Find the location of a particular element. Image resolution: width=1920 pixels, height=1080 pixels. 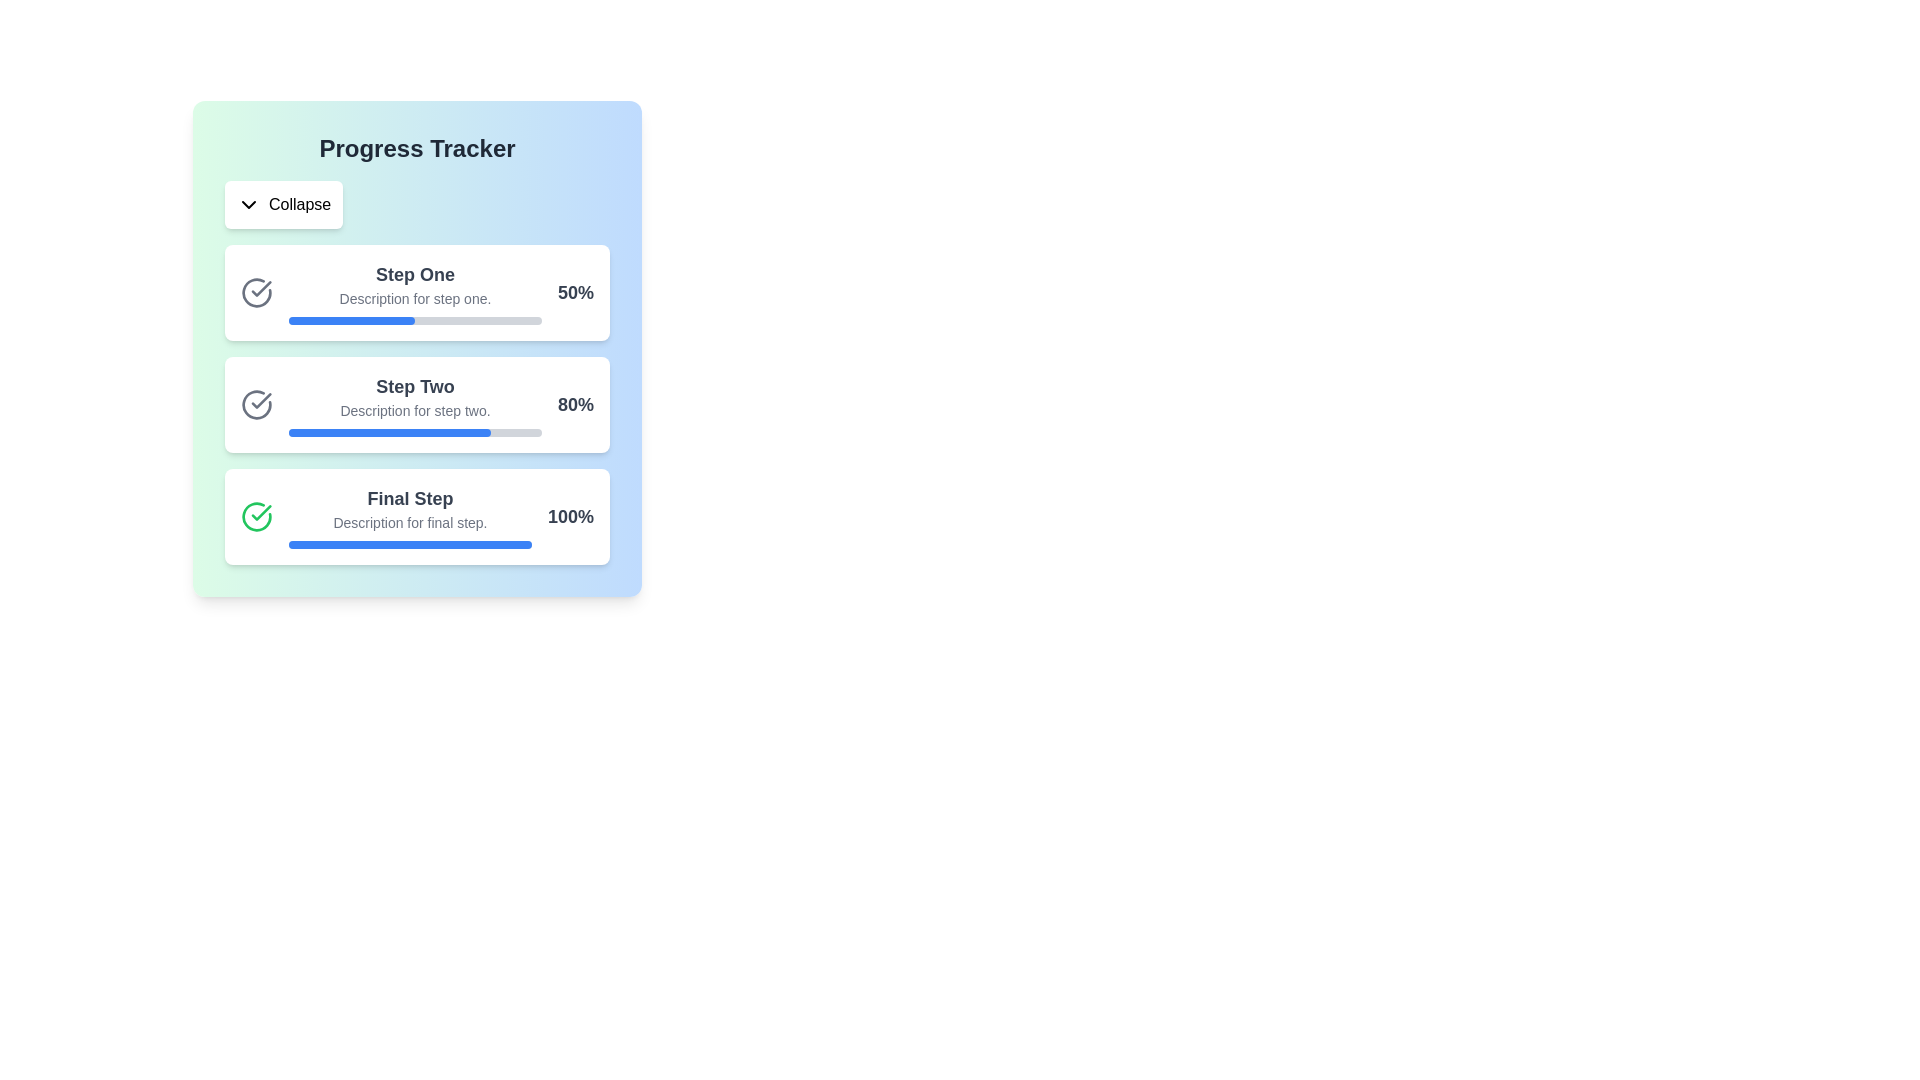

the Progress bar indicating 80% completion for 'Step Two' in the Progress Tracker layout is located at coordinates (414, 431).